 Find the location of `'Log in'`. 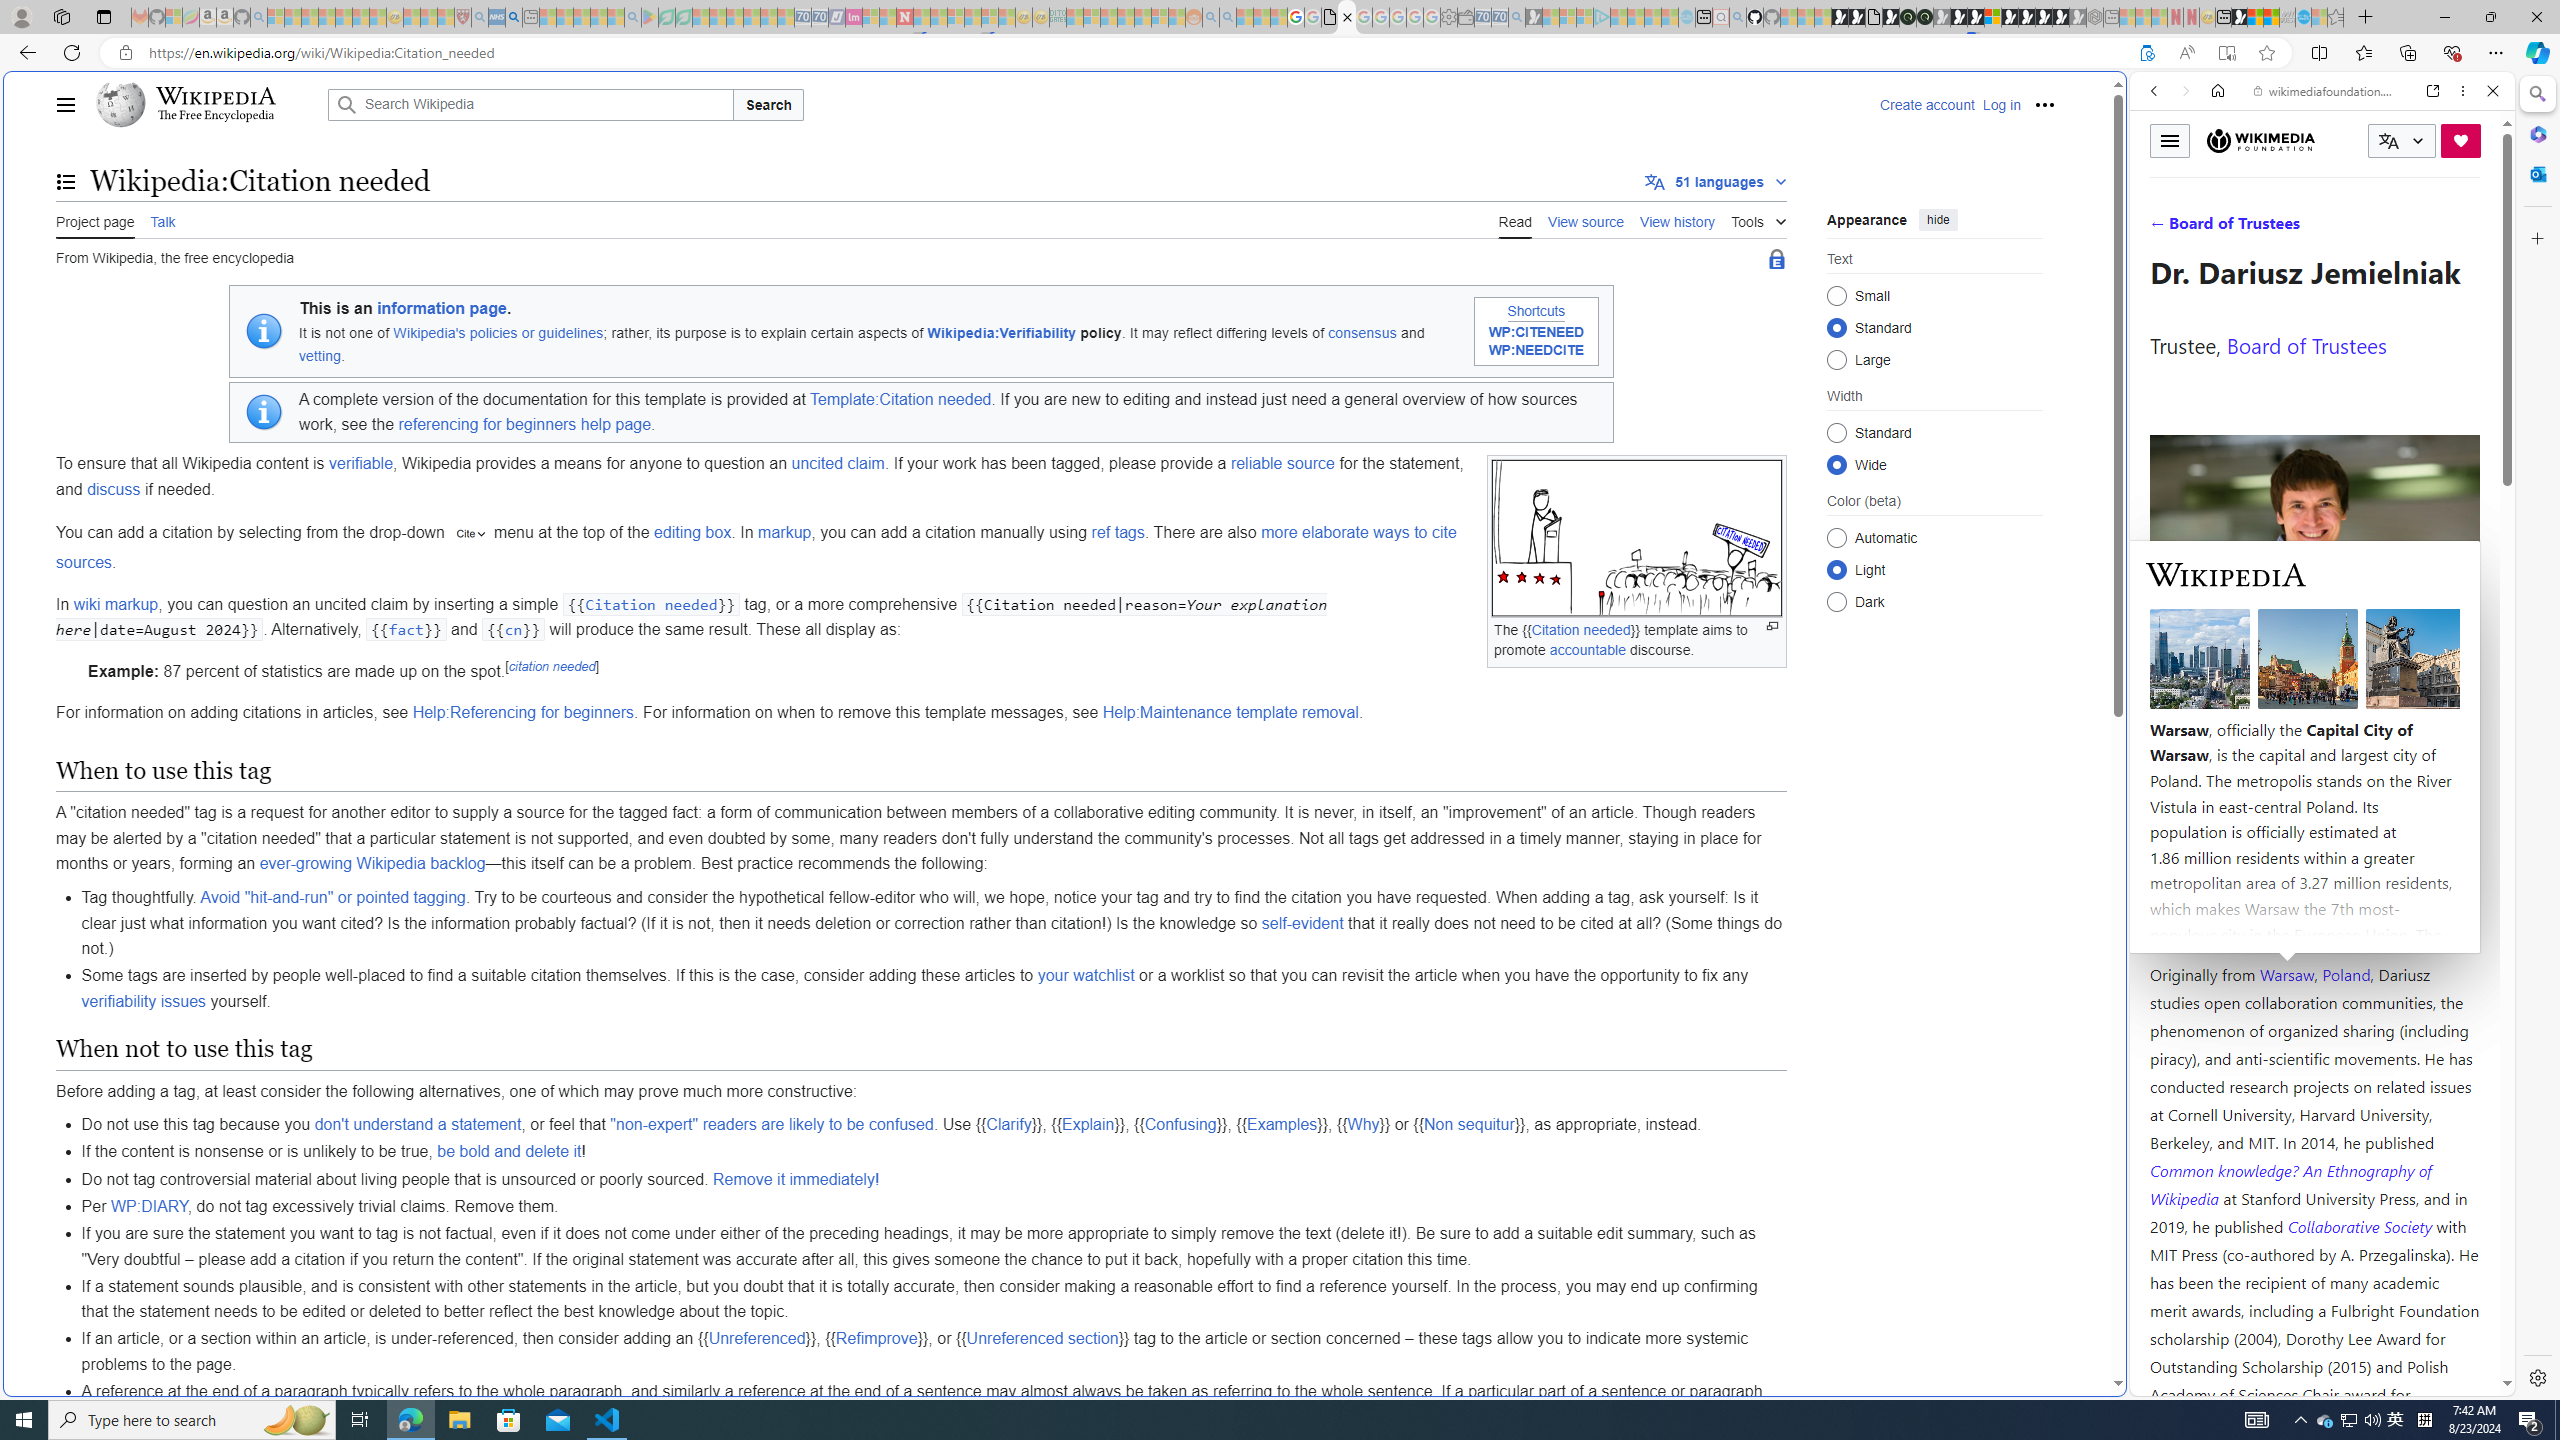

'Log in' is located at coordinates (2000, 103).